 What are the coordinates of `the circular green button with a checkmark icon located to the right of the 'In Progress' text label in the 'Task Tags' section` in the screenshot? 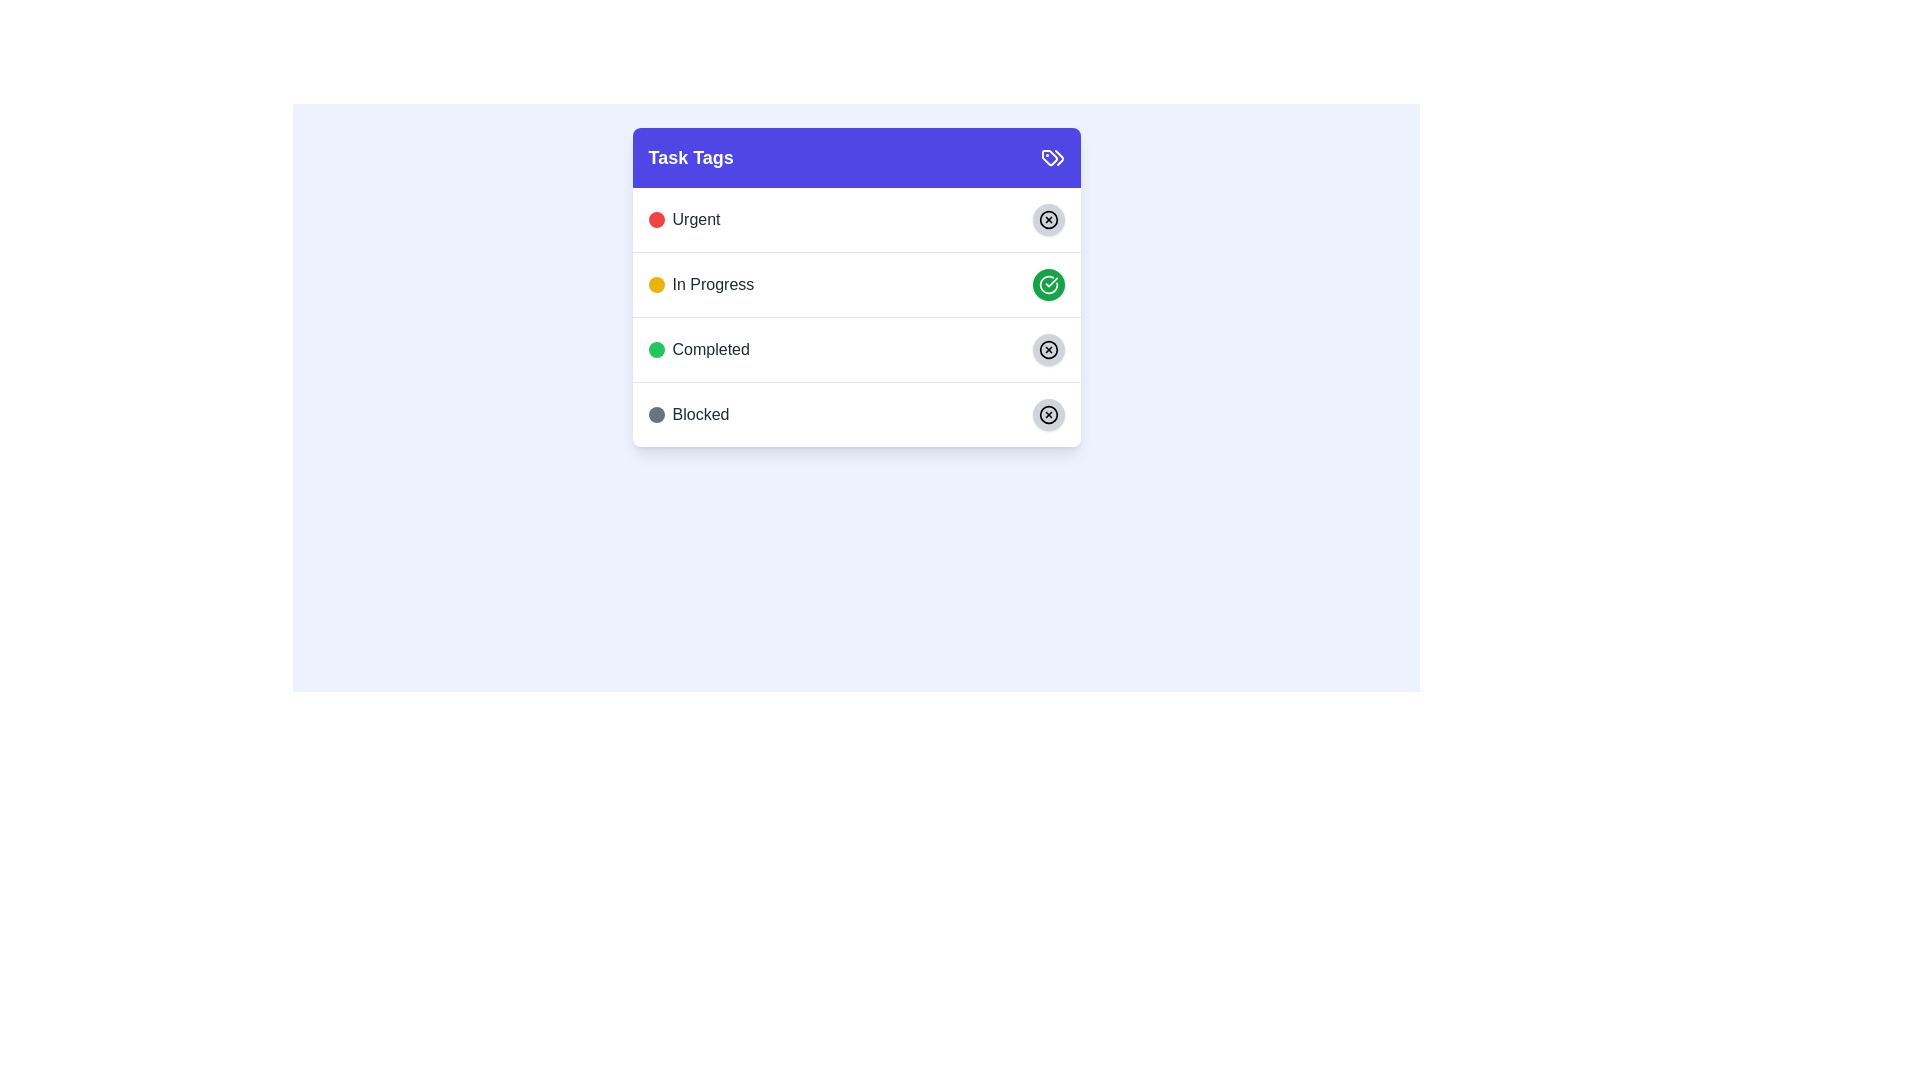 It's located at (1047, 285).